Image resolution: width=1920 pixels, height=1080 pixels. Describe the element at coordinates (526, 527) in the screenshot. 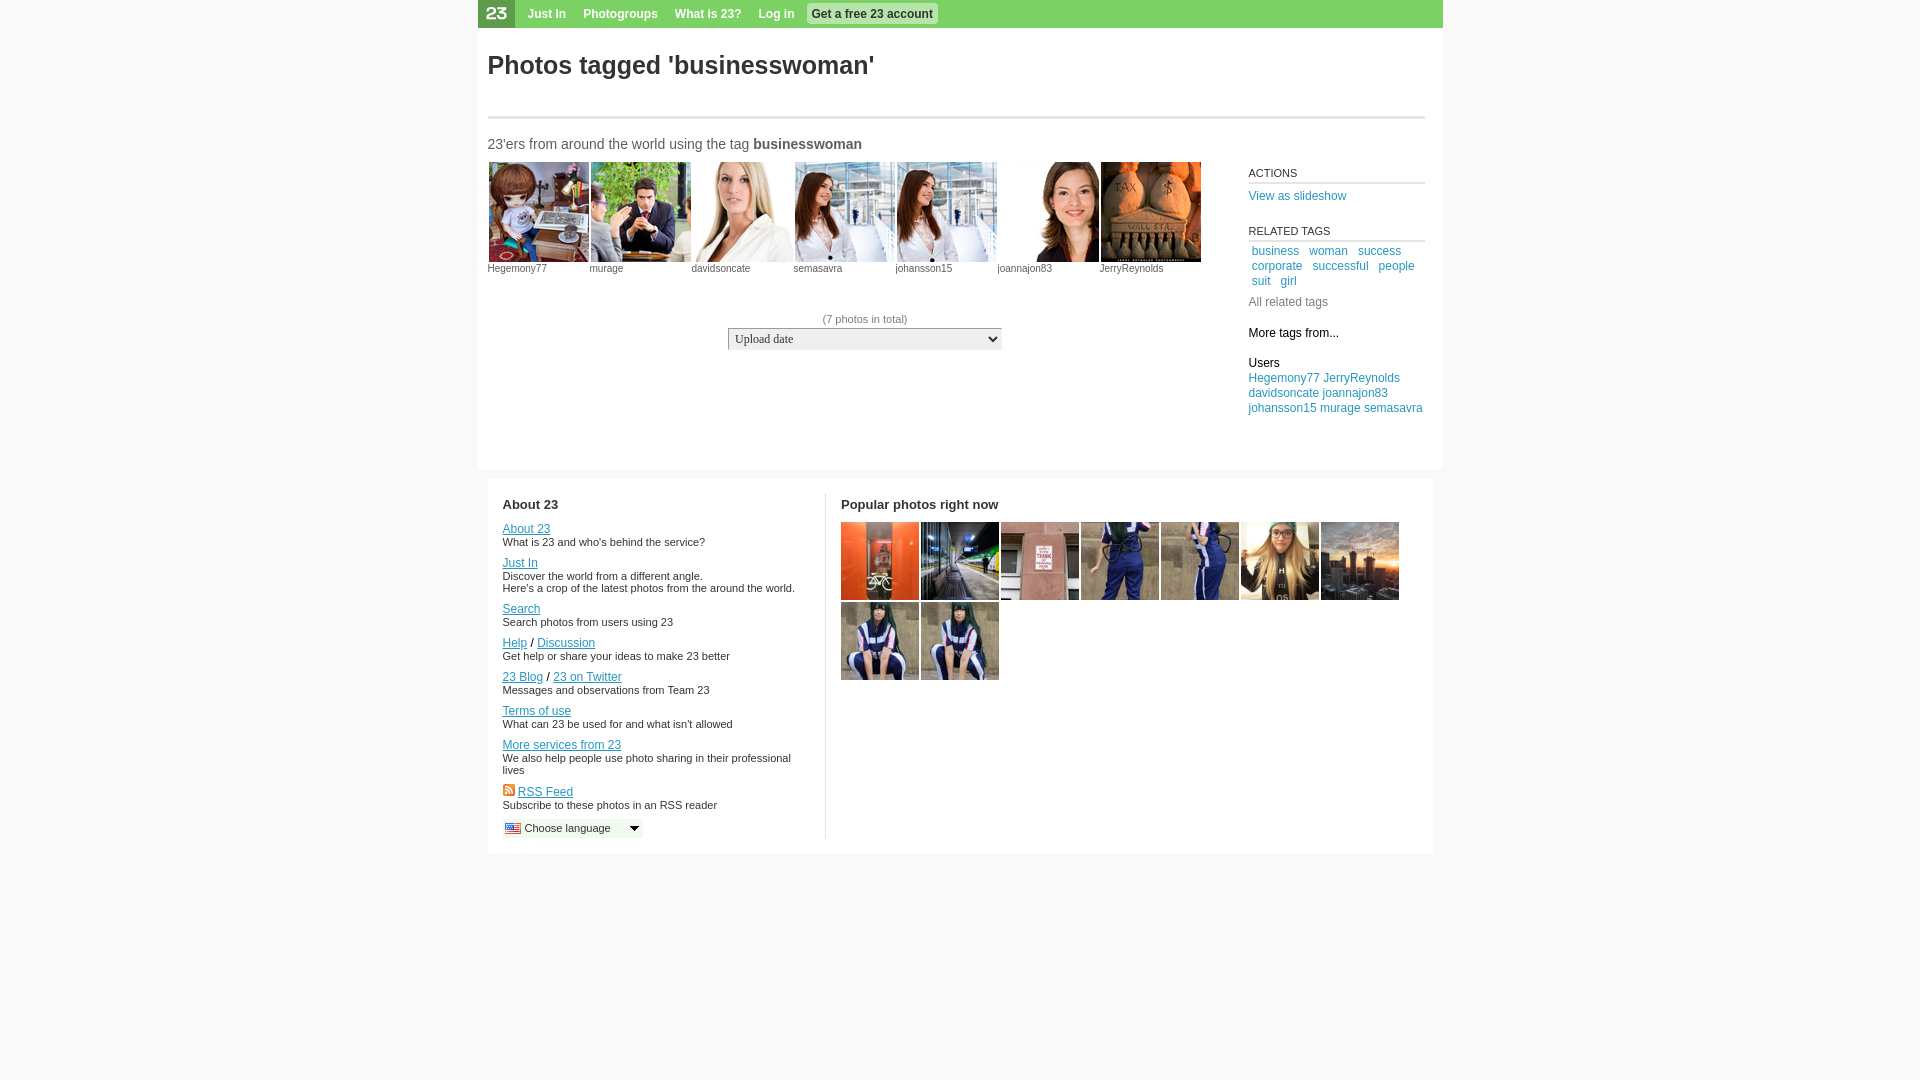

I see `'About 23'` at that location.